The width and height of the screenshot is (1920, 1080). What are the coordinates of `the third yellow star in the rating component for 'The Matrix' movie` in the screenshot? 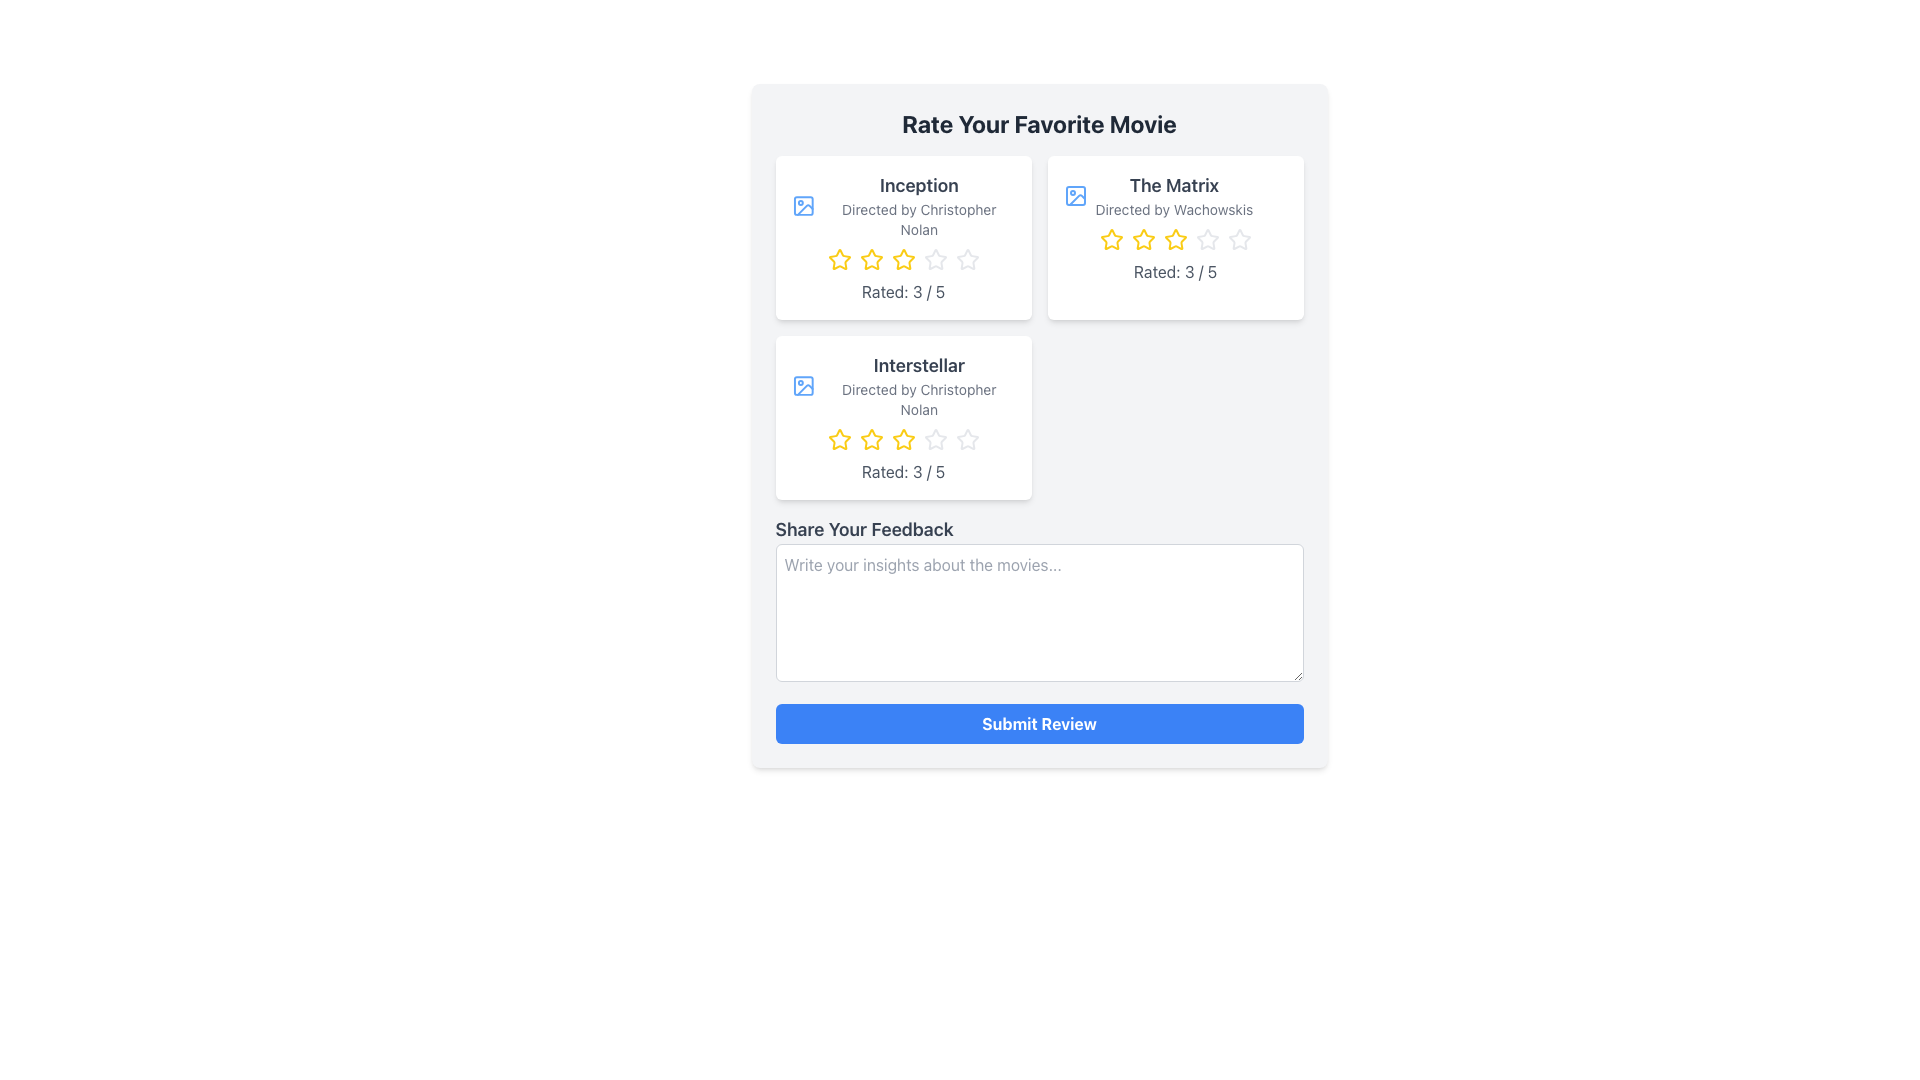 It's located at (1175, 238).